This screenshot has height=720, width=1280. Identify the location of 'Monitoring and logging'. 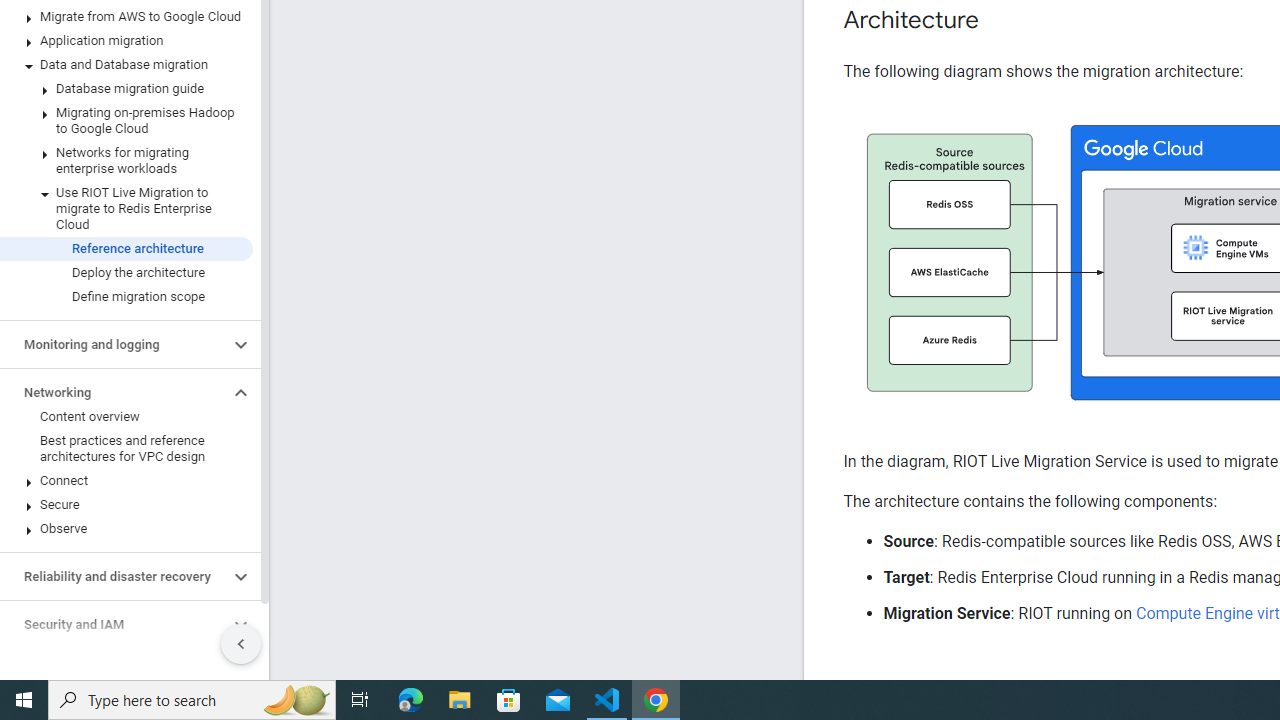
(113, 343).